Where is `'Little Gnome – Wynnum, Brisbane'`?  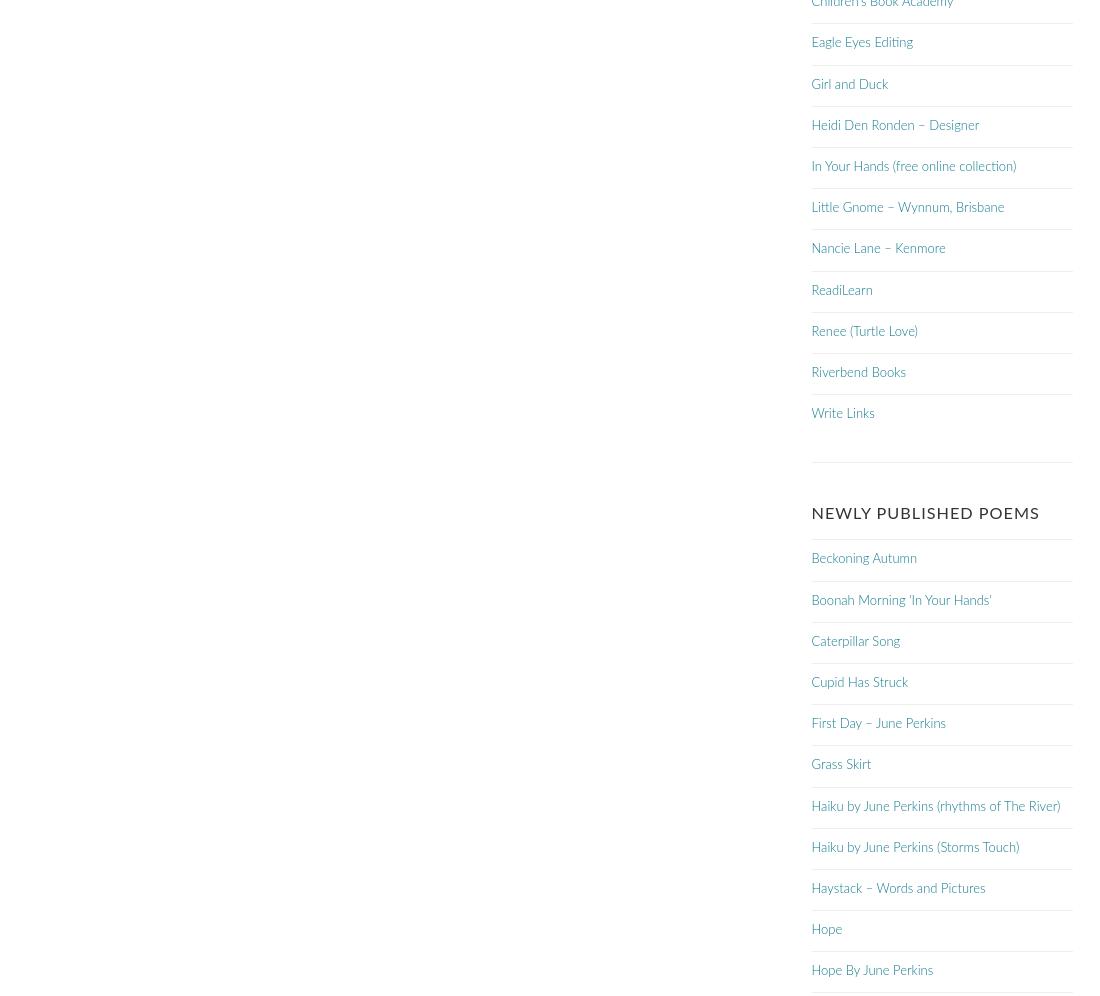 'Little Gnome – Wynnum, Brisbane' is located at coordinates (907, 208).